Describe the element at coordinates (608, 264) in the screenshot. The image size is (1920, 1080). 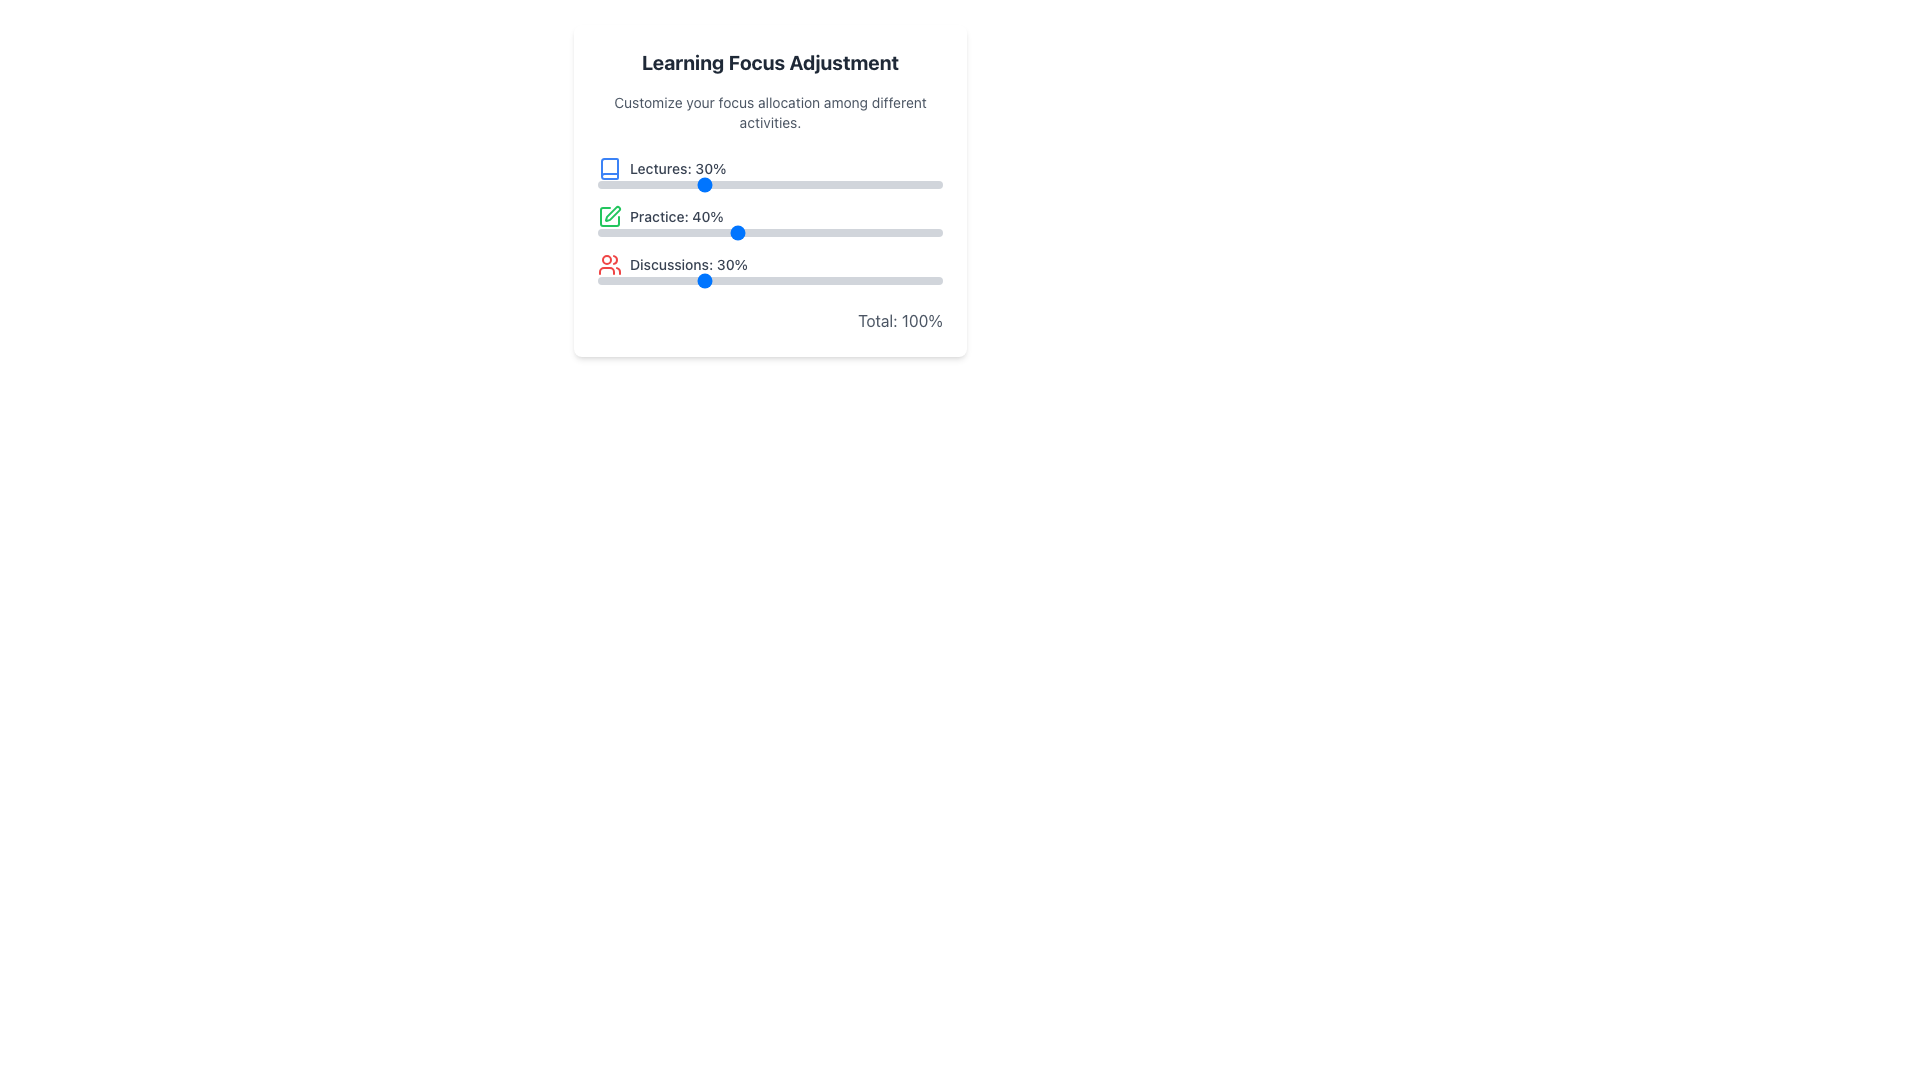
I see `the 'Discussions' icon located in the third row of the section grouping` at that location.